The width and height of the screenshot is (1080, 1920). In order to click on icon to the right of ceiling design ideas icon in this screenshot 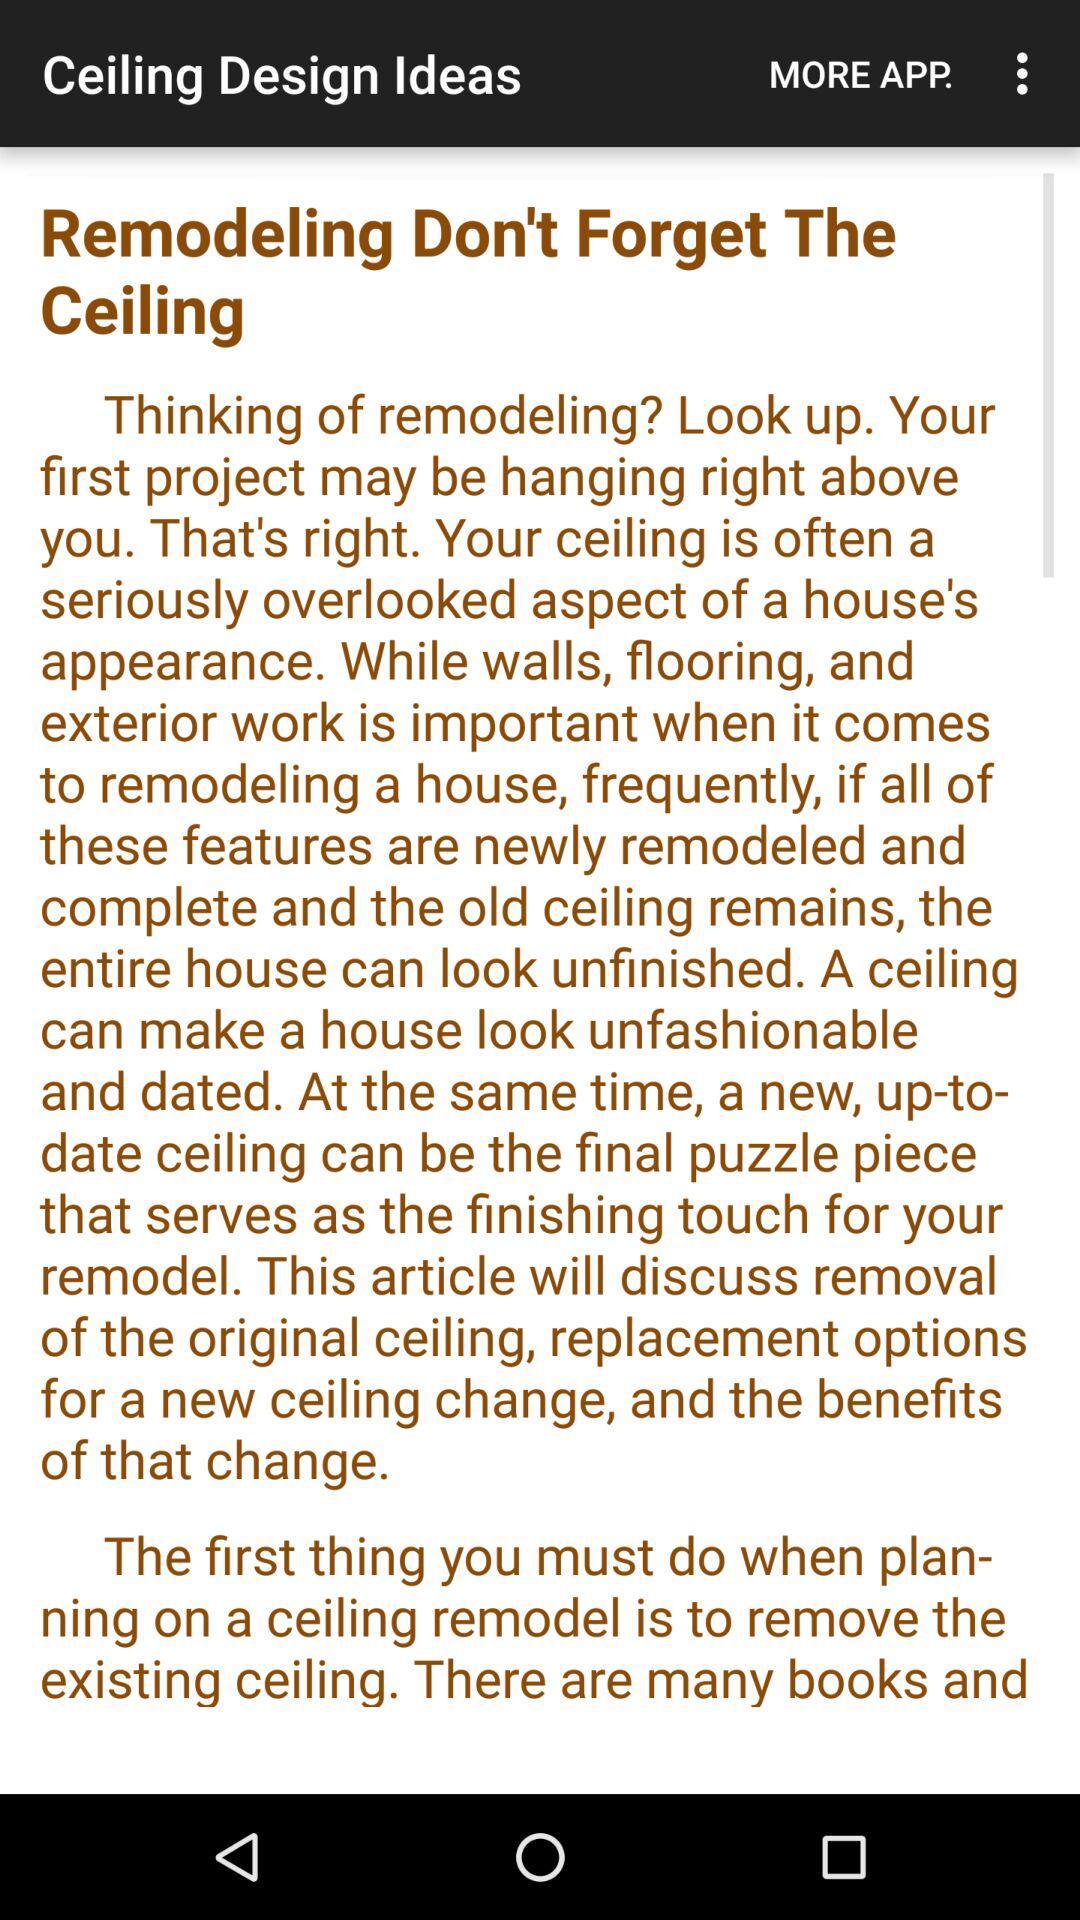, I will do `click(860, 73)`.